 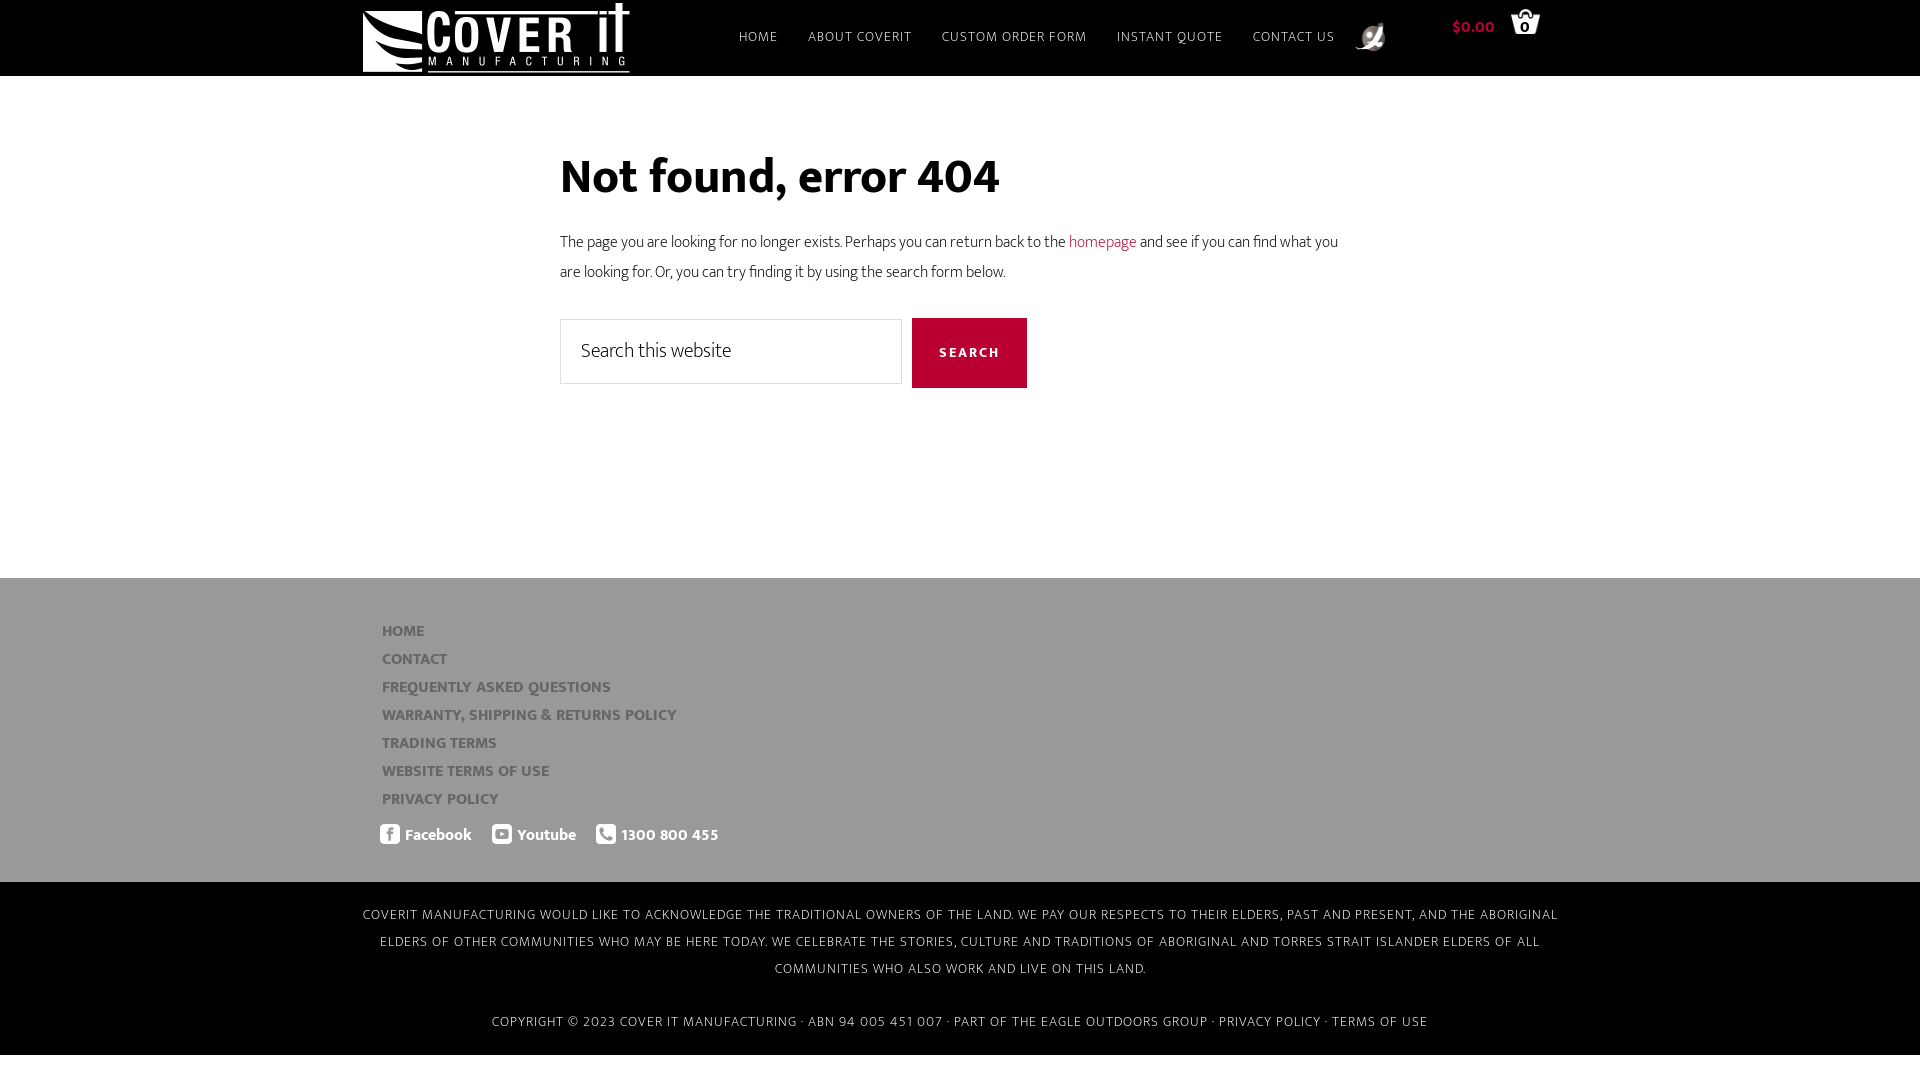 I want to click on 'FREQUENTLY ASKED QUESTIONS', so click(x=382, y=686).